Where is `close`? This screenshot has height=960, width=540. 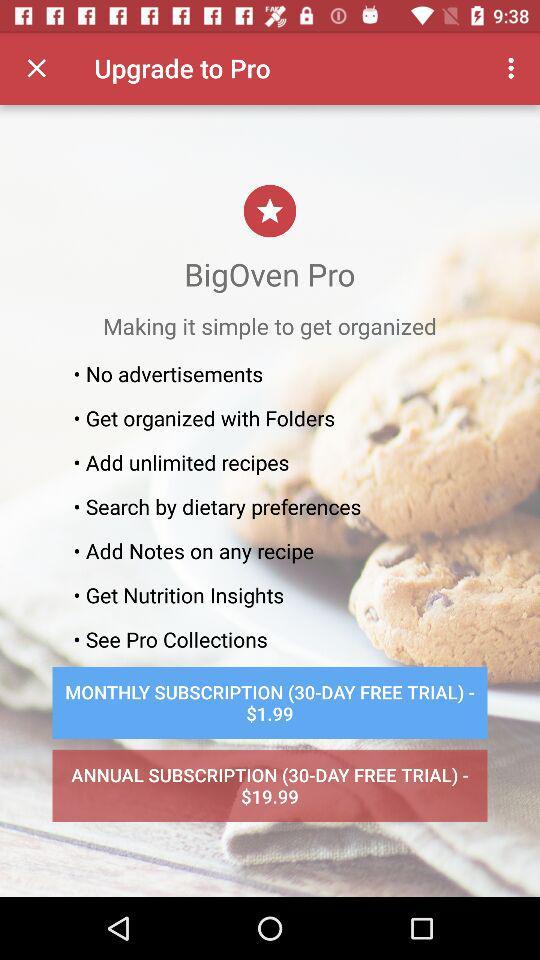 close is located at coordinates (36, 68).